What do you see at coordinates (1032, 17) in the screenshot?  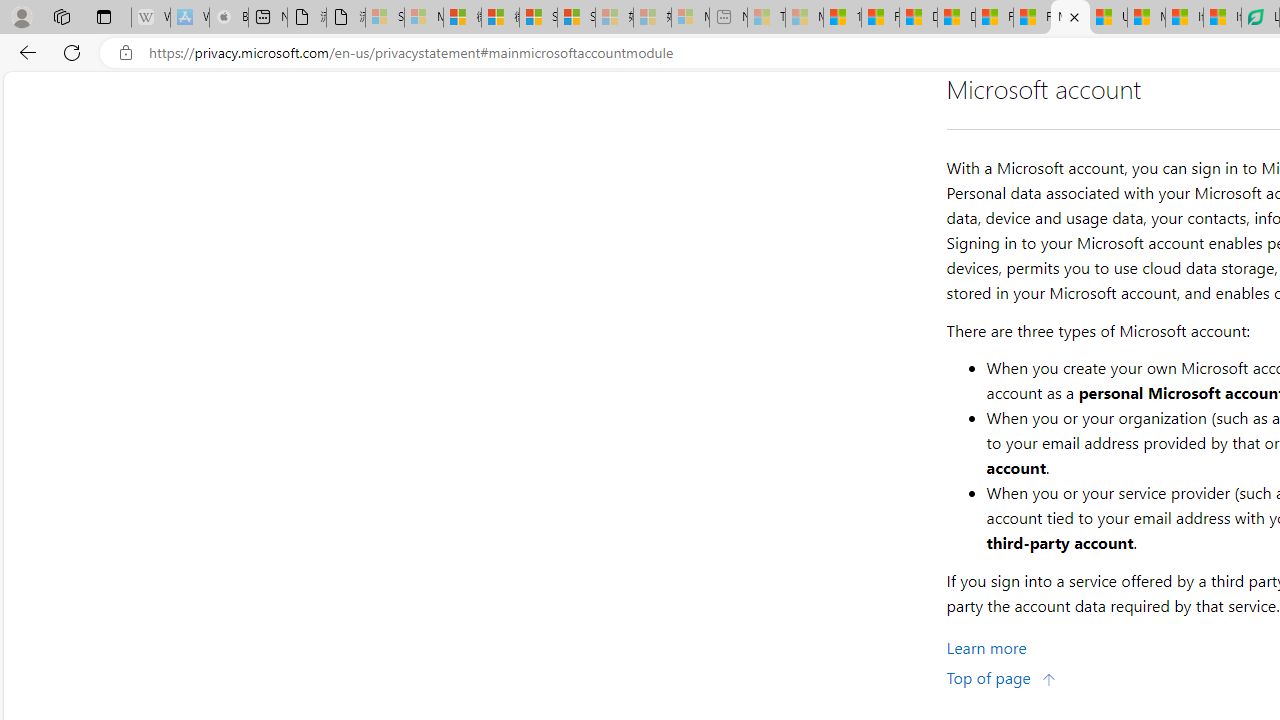 I see `'Foo BAR | Trusted Community Engagement and Contributions'` at bounding box center [1032, 17].